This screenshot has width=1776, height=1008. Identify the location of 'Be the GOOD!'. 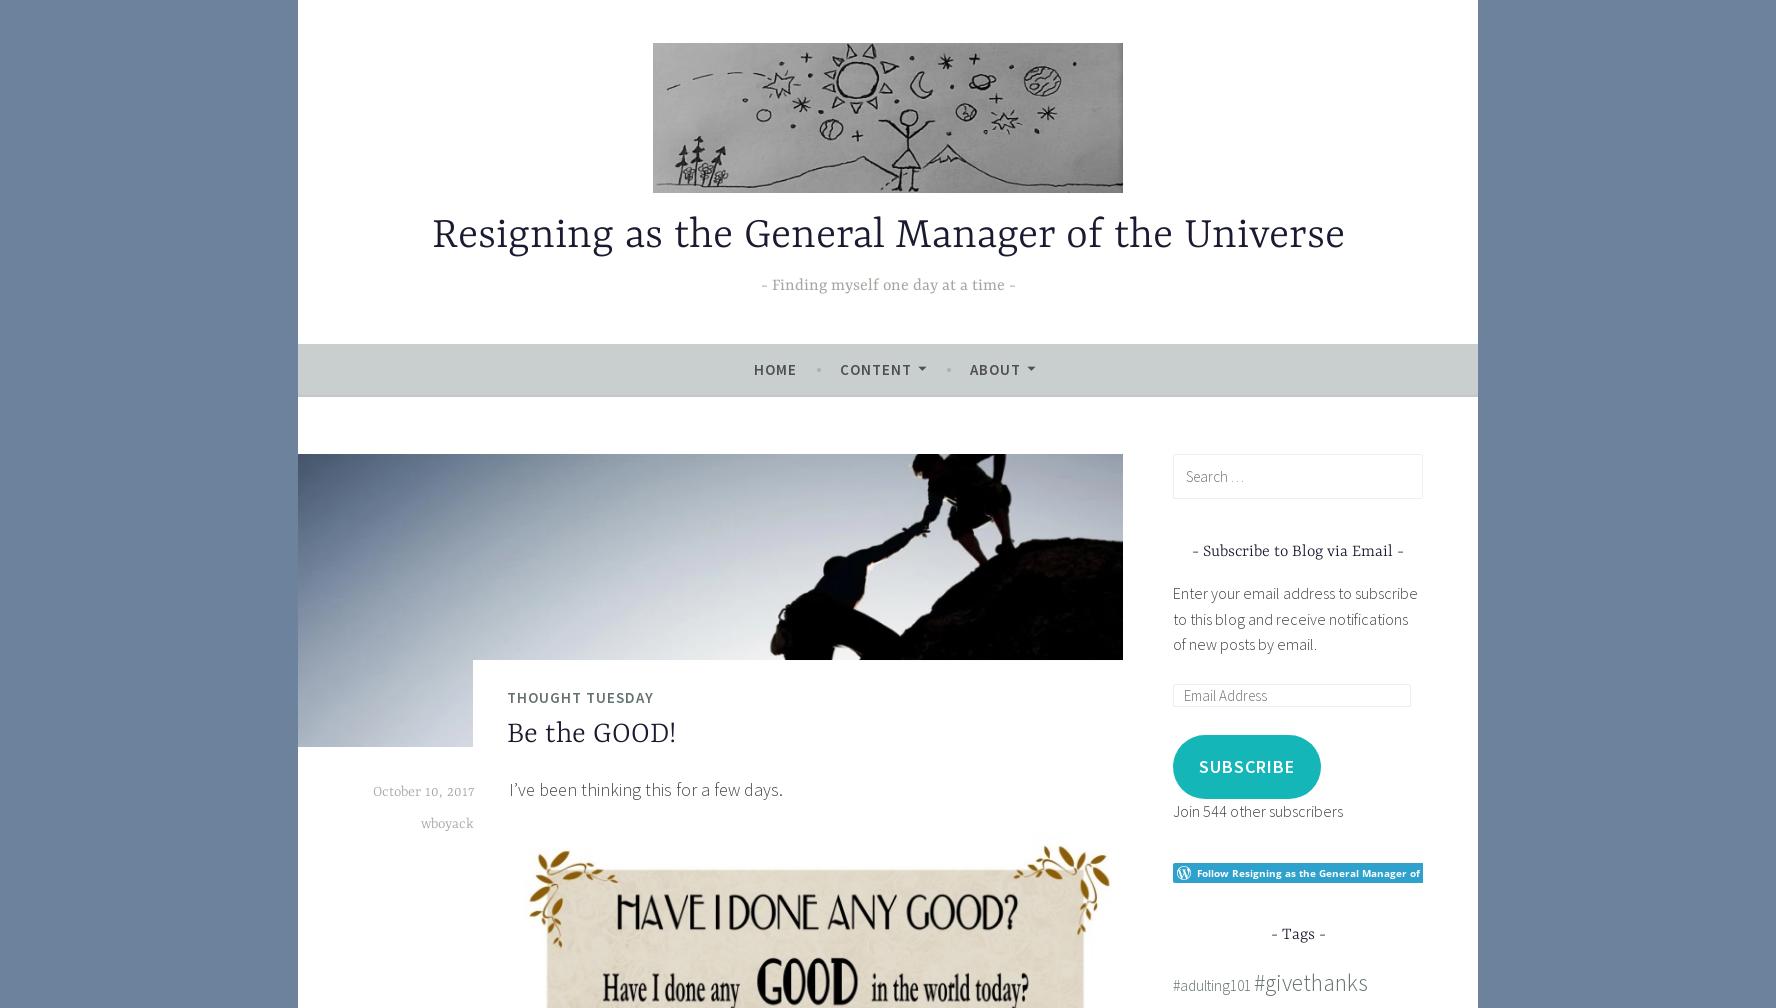
(591, 734).